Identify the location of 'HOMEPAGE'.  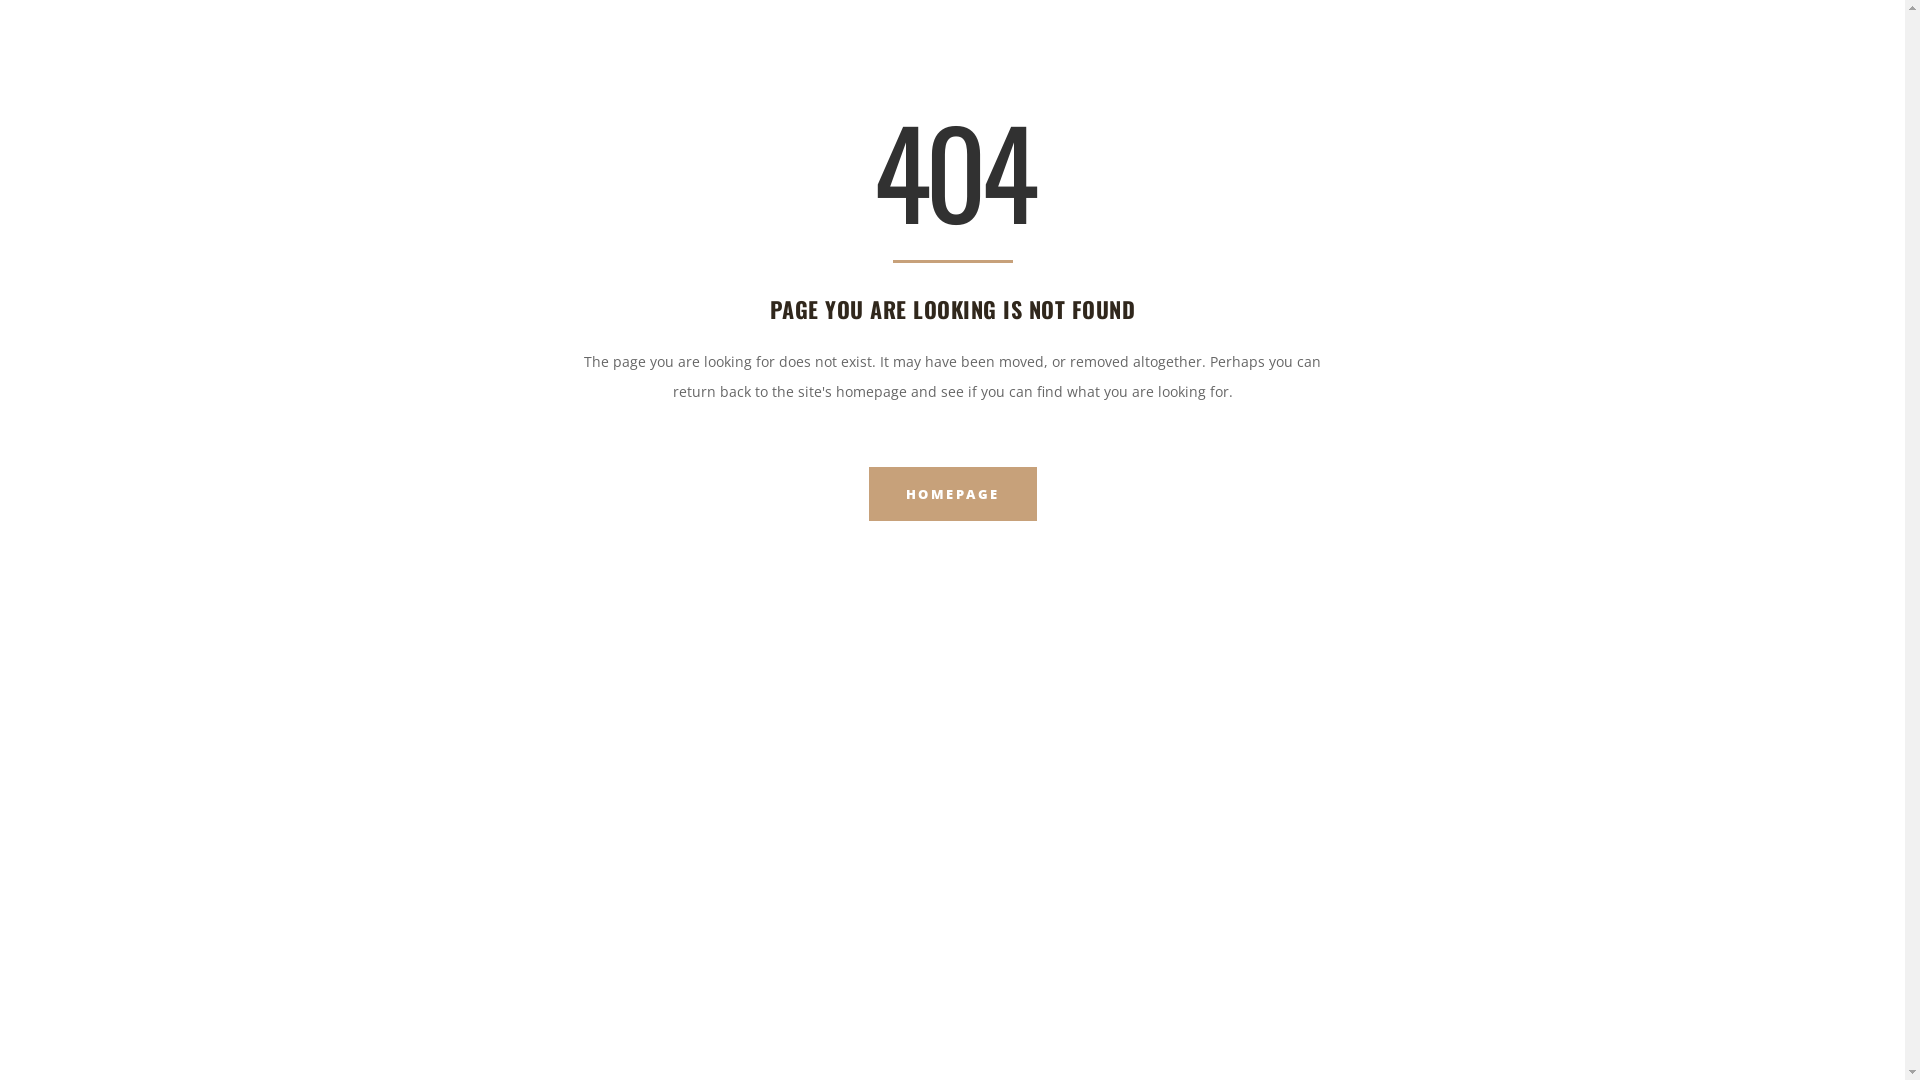
(950, 493).